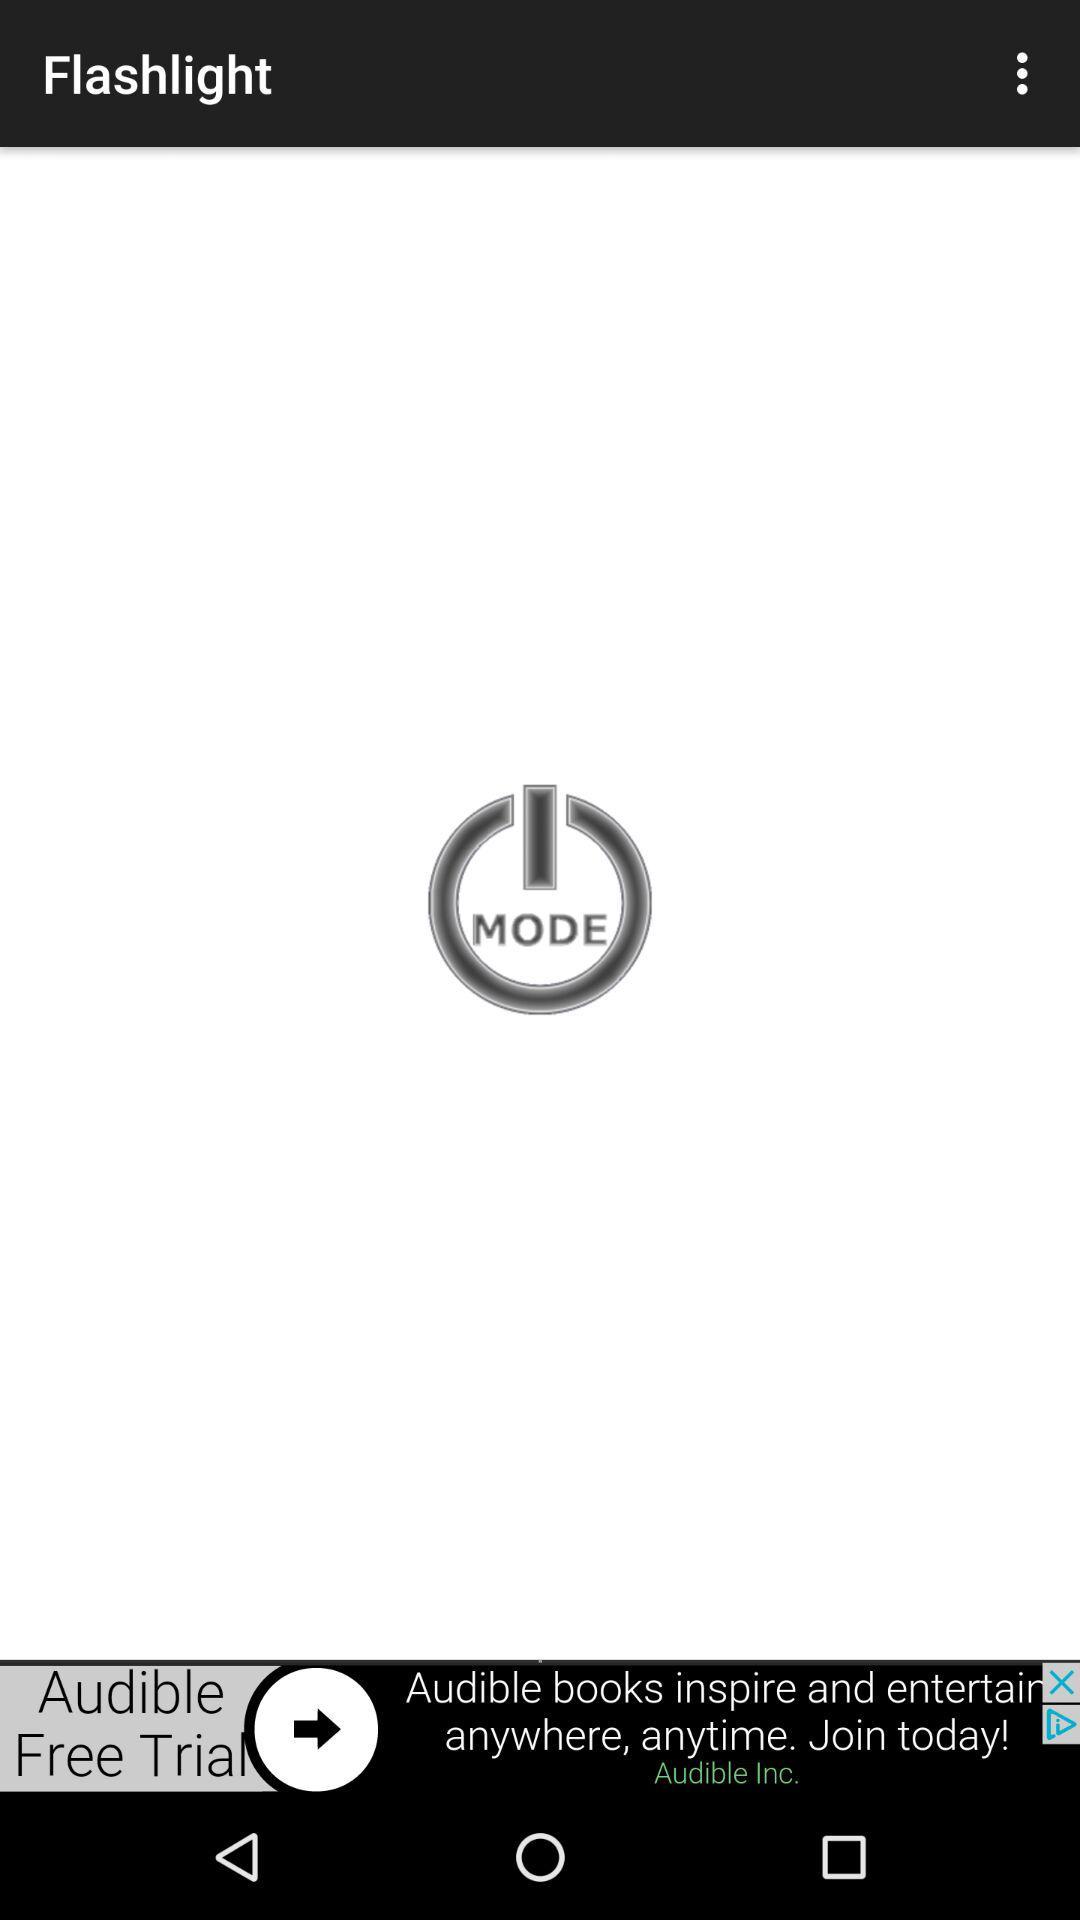 The image size is (1080, 1920). Describe the element at coordinates (540, 1727) in the screenshot. I see `the option` at that location.